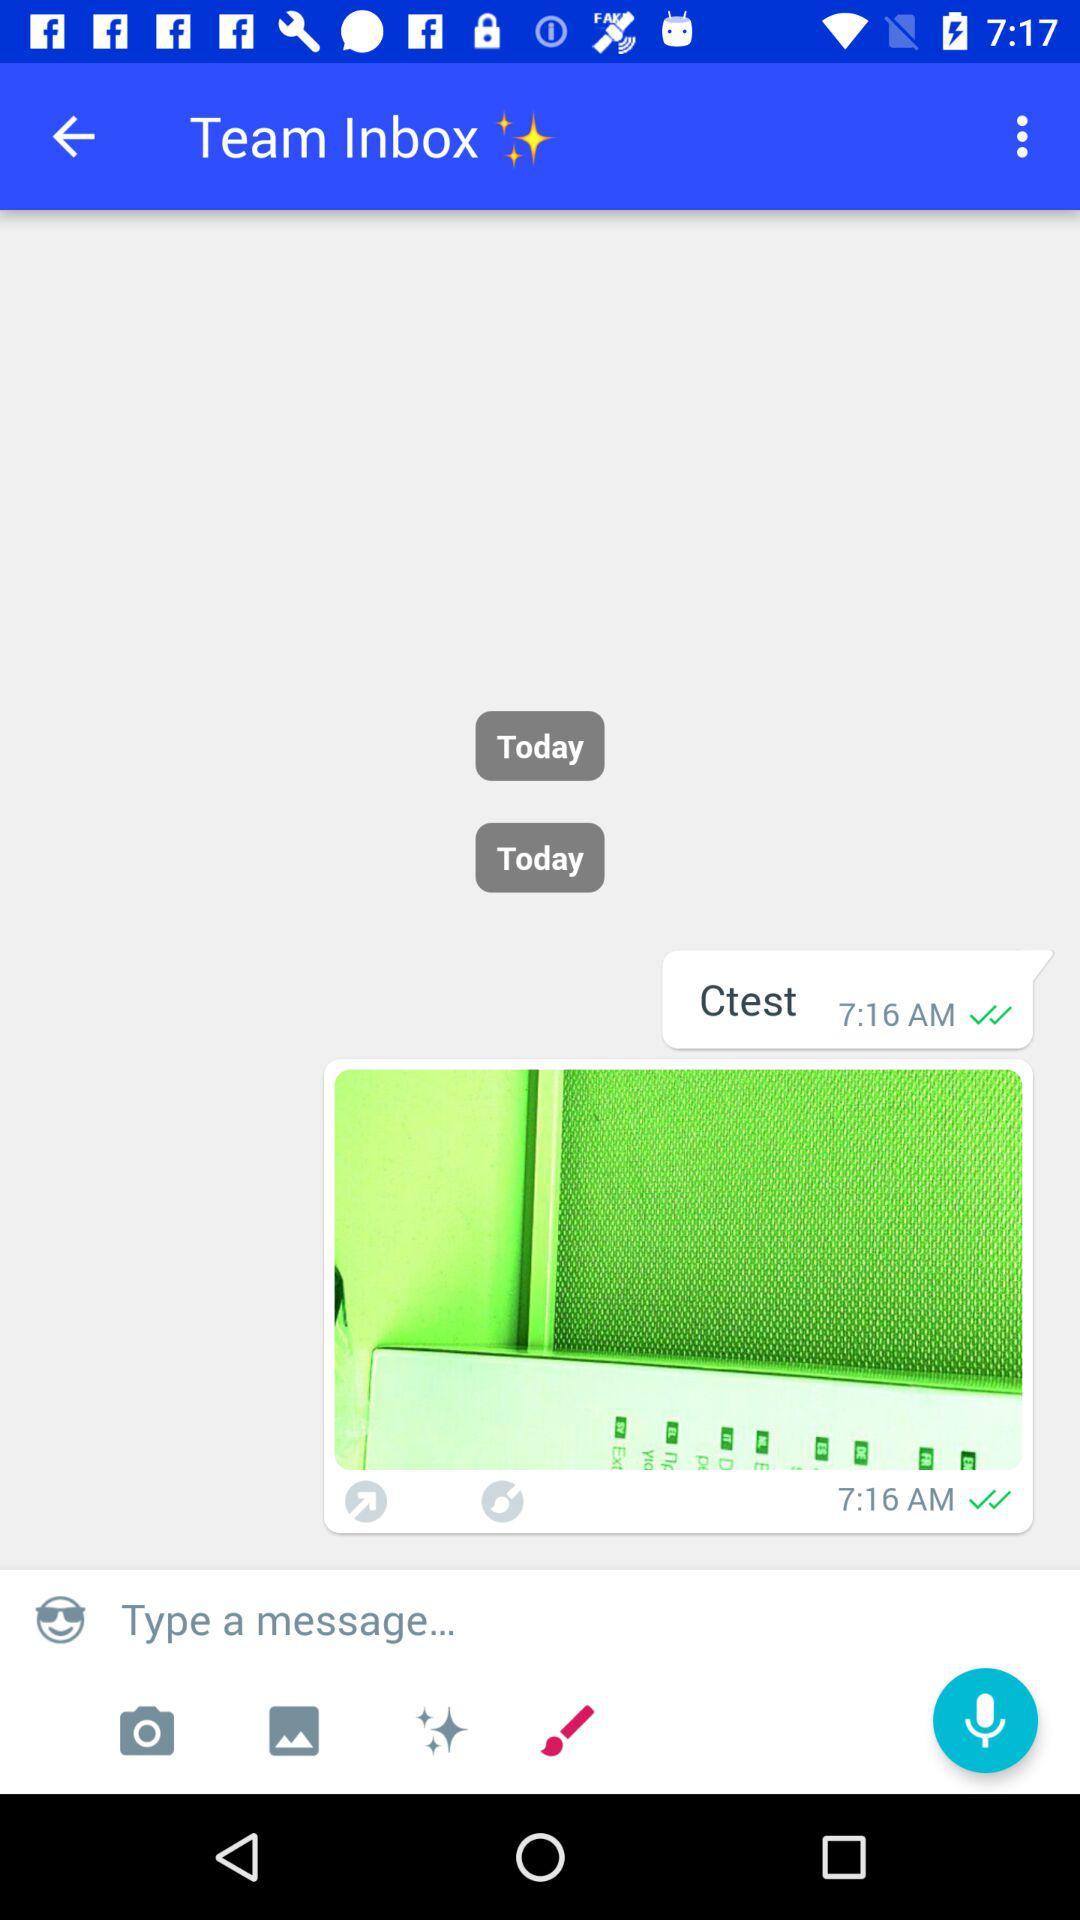 The width and height of the screenshot is (1080, 1920). Describe the element at coordinates (72, 135) in the screenshot. I see `previous page` at that location.